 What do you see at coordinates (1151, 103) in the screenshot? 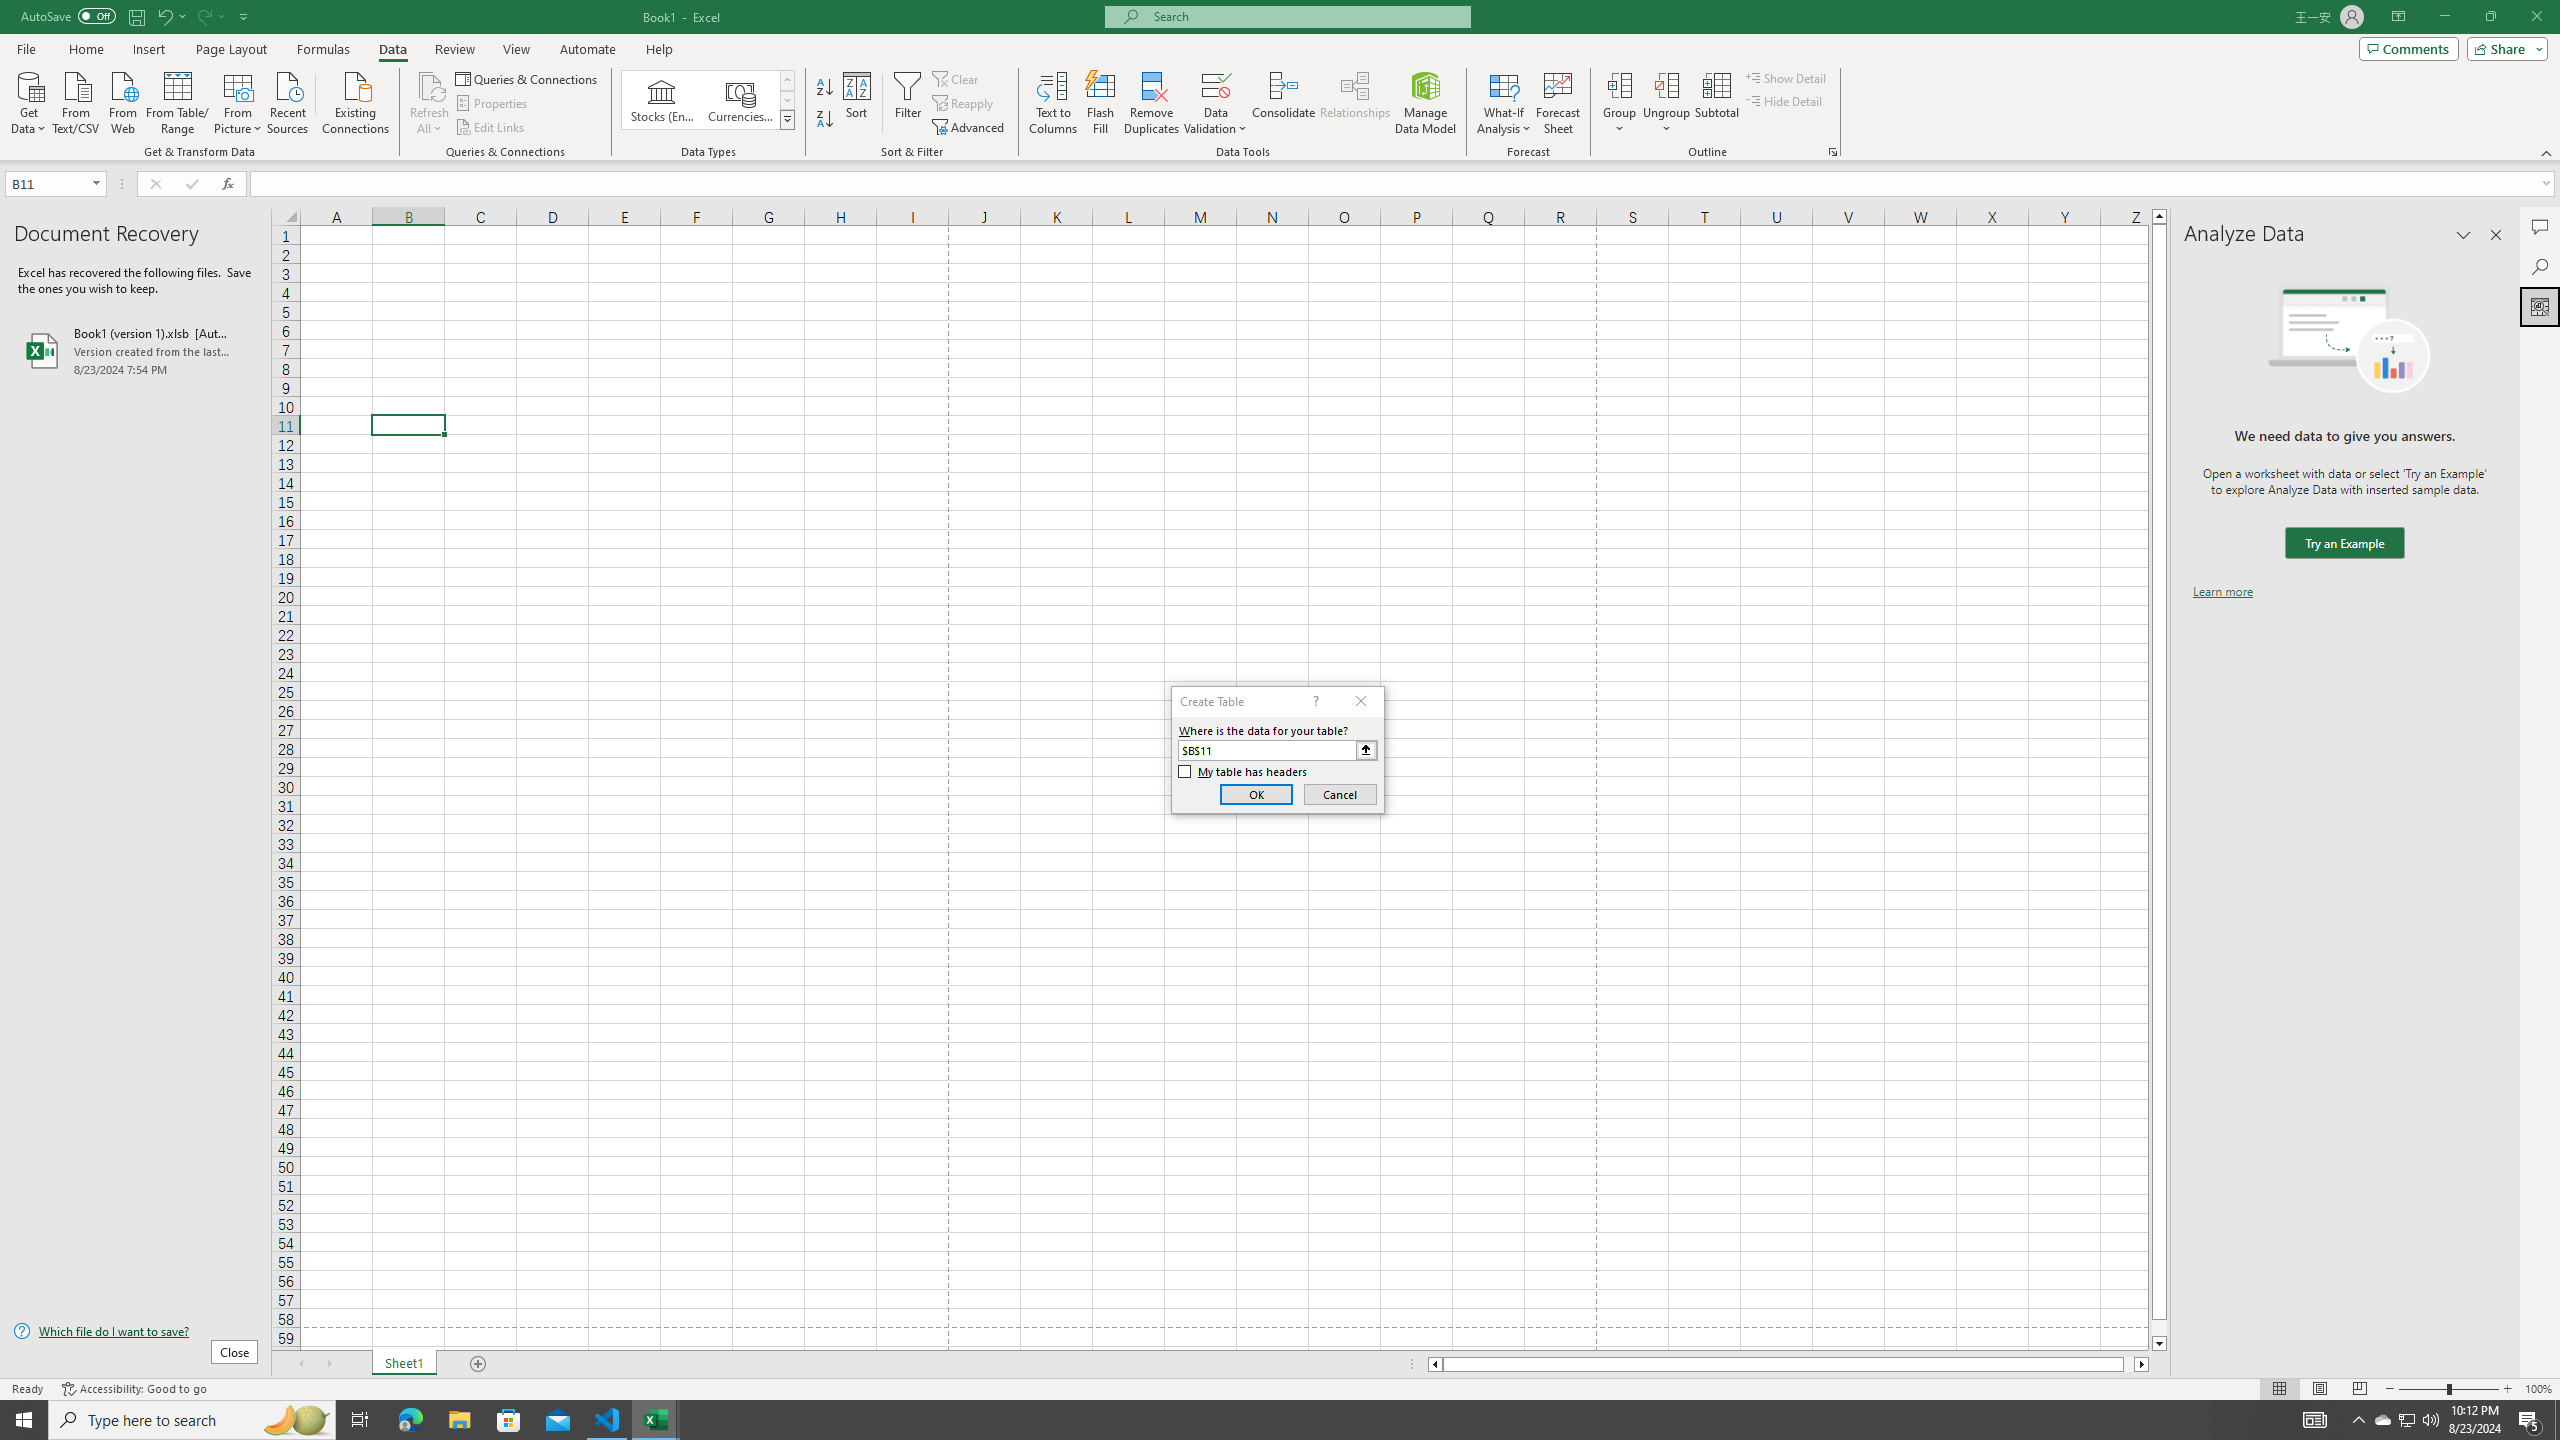
I see `'Remove Duplicates'` at bounding box center [1151, 103].